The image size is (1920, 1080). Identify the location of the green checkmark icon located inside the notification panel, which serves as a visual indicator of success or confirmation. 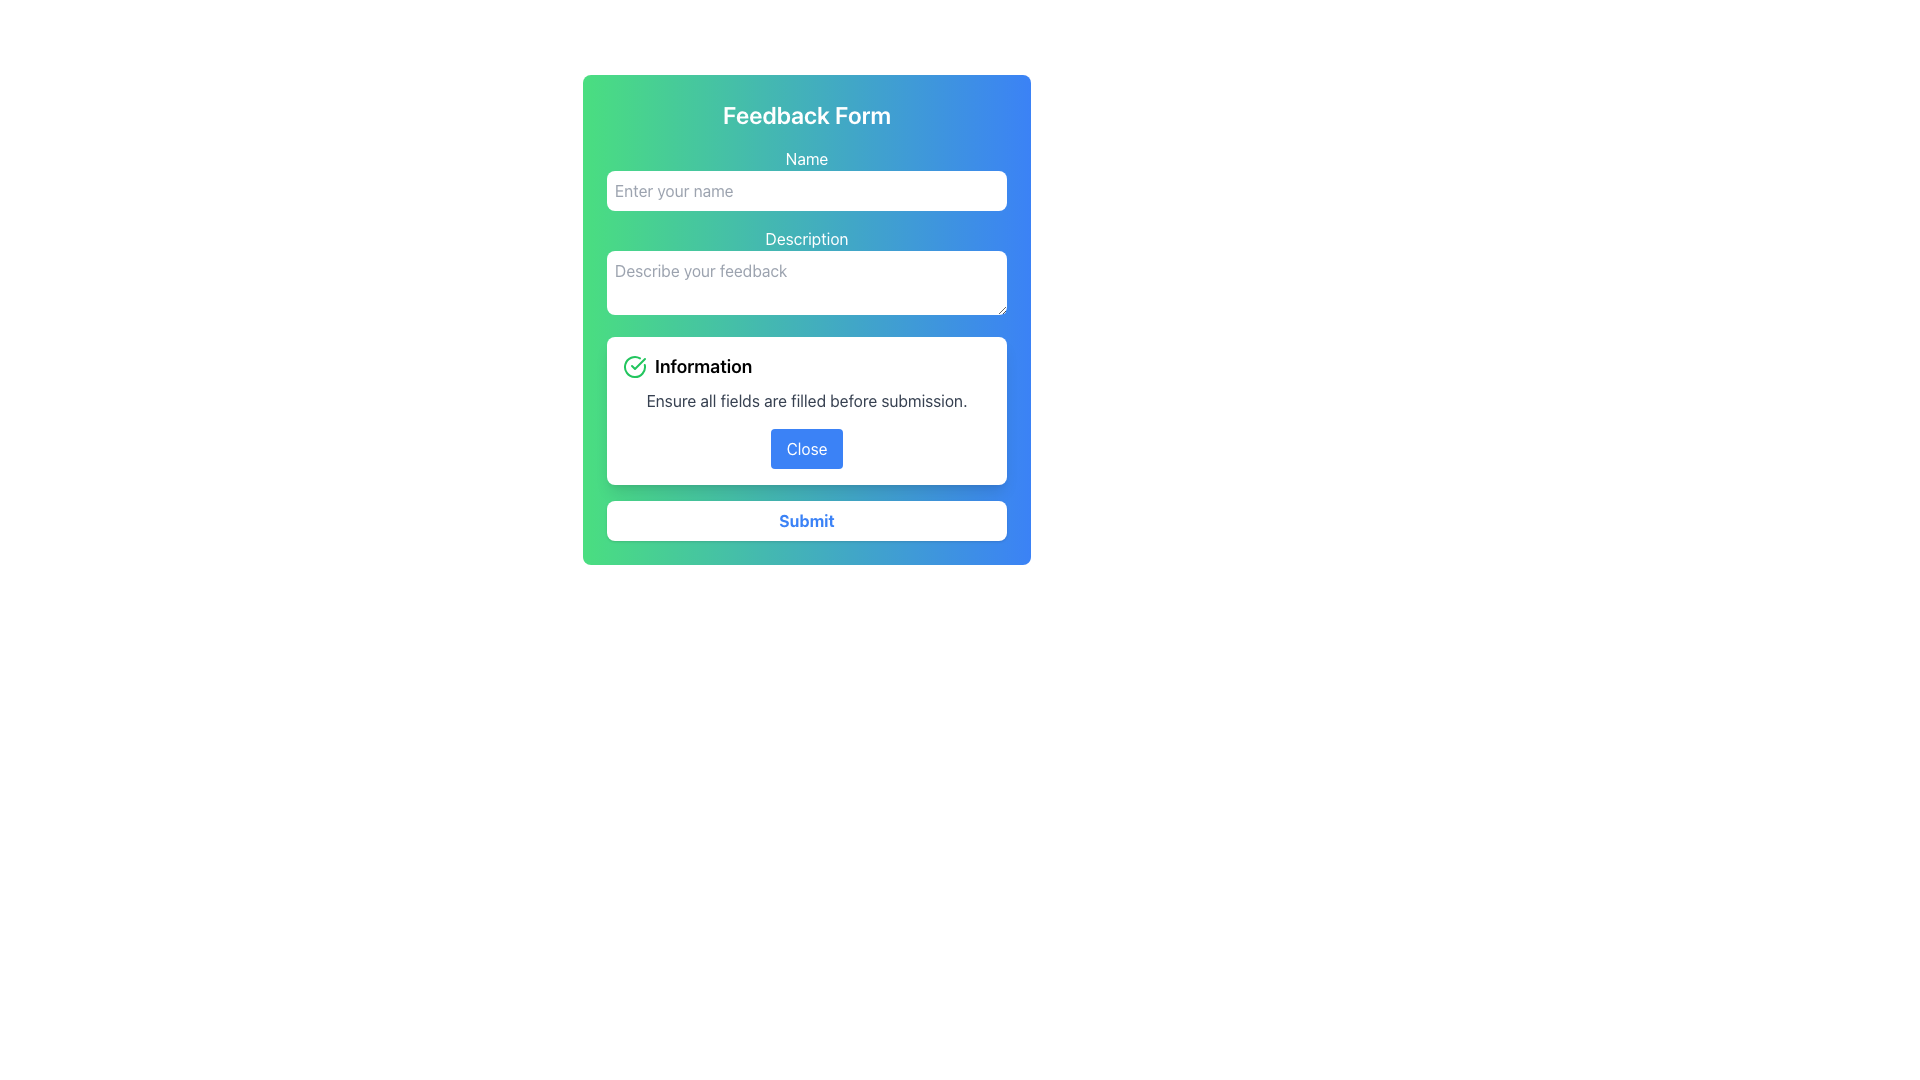
(637, 363).